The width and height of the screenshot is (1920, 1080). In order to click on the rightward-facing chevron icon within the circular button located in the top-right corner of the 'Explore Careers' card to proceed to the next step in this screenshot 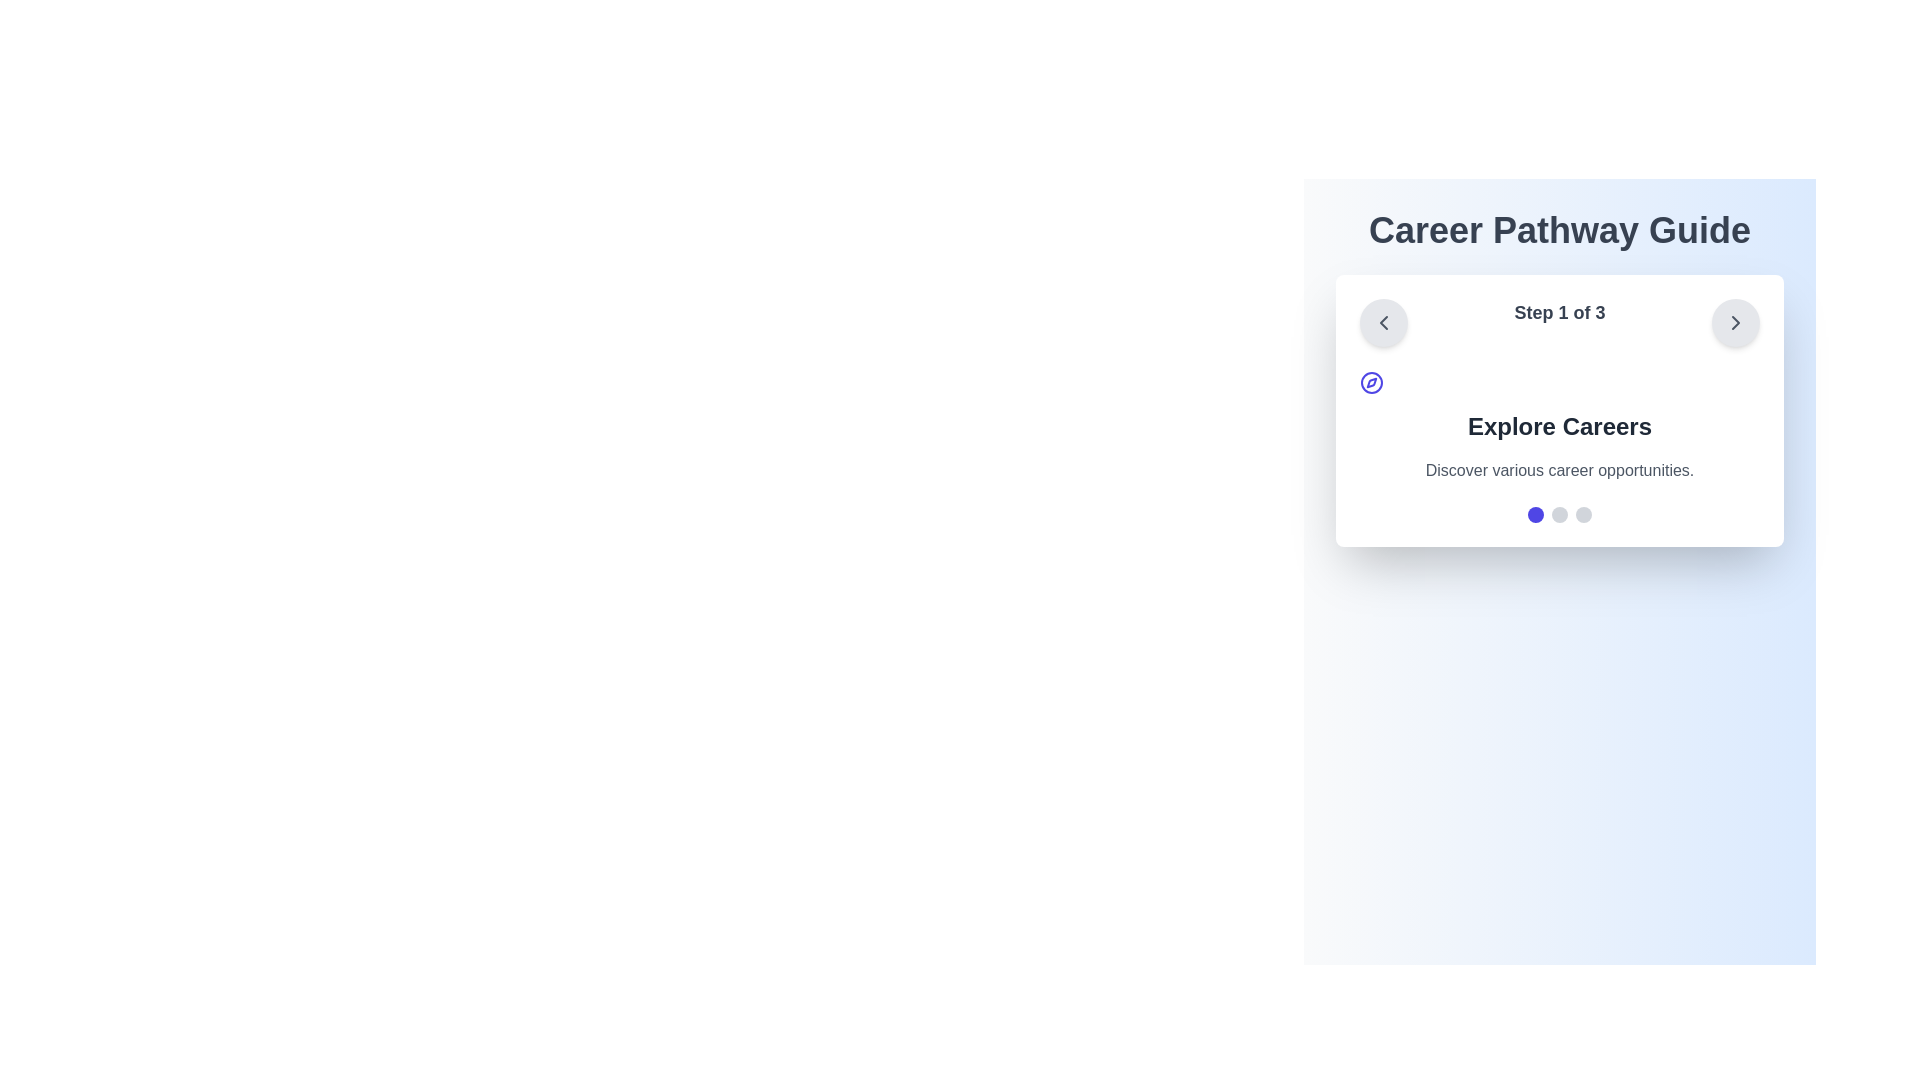, I will do `click(1735, 322)`.